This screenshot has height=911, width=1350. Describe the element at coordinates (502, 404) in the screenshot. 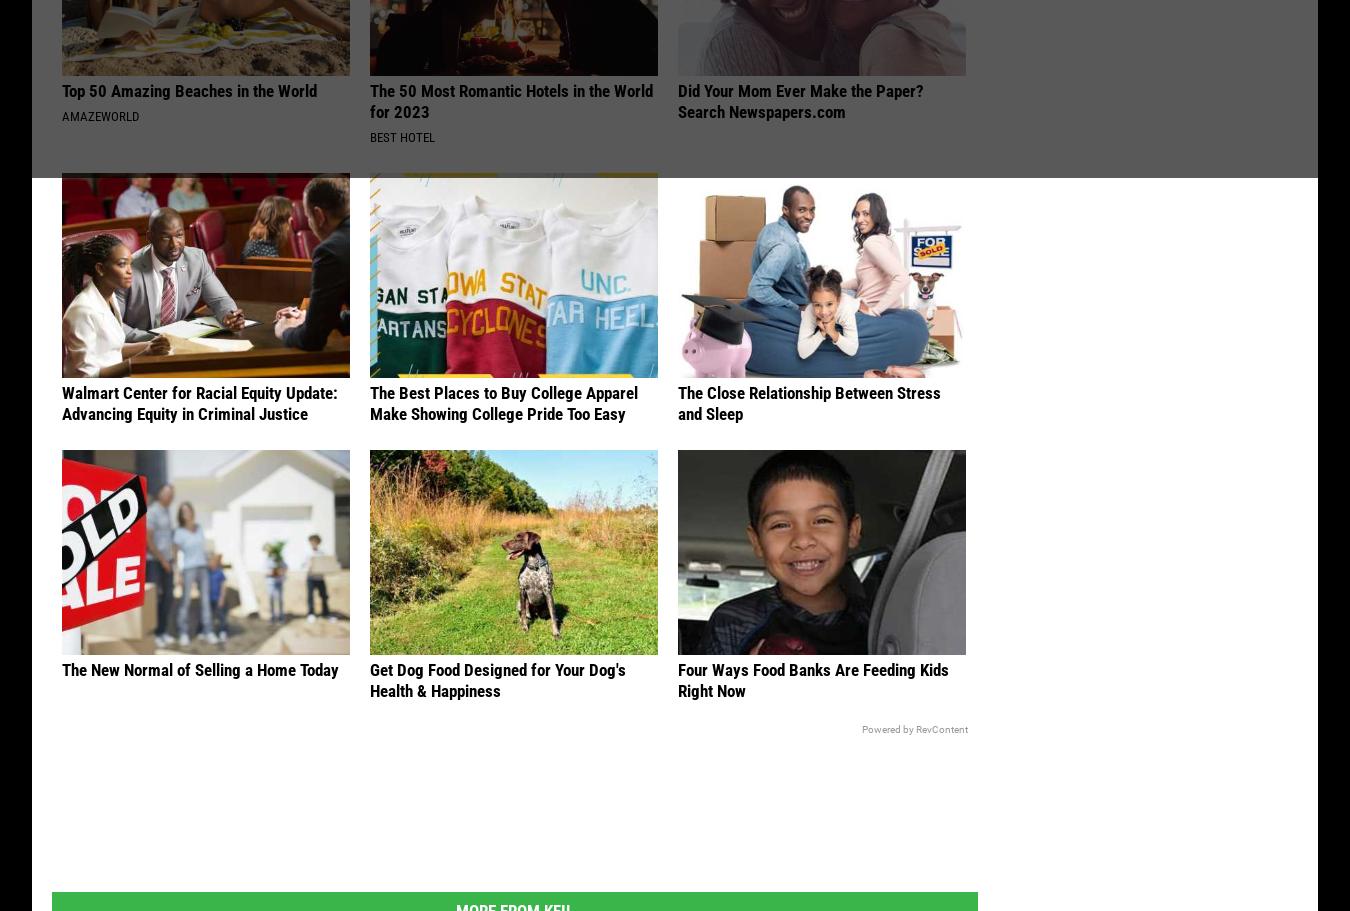

I see `'The Best Places to Buy College Apparel Make Showing College Pride Too Easy'` at that location.